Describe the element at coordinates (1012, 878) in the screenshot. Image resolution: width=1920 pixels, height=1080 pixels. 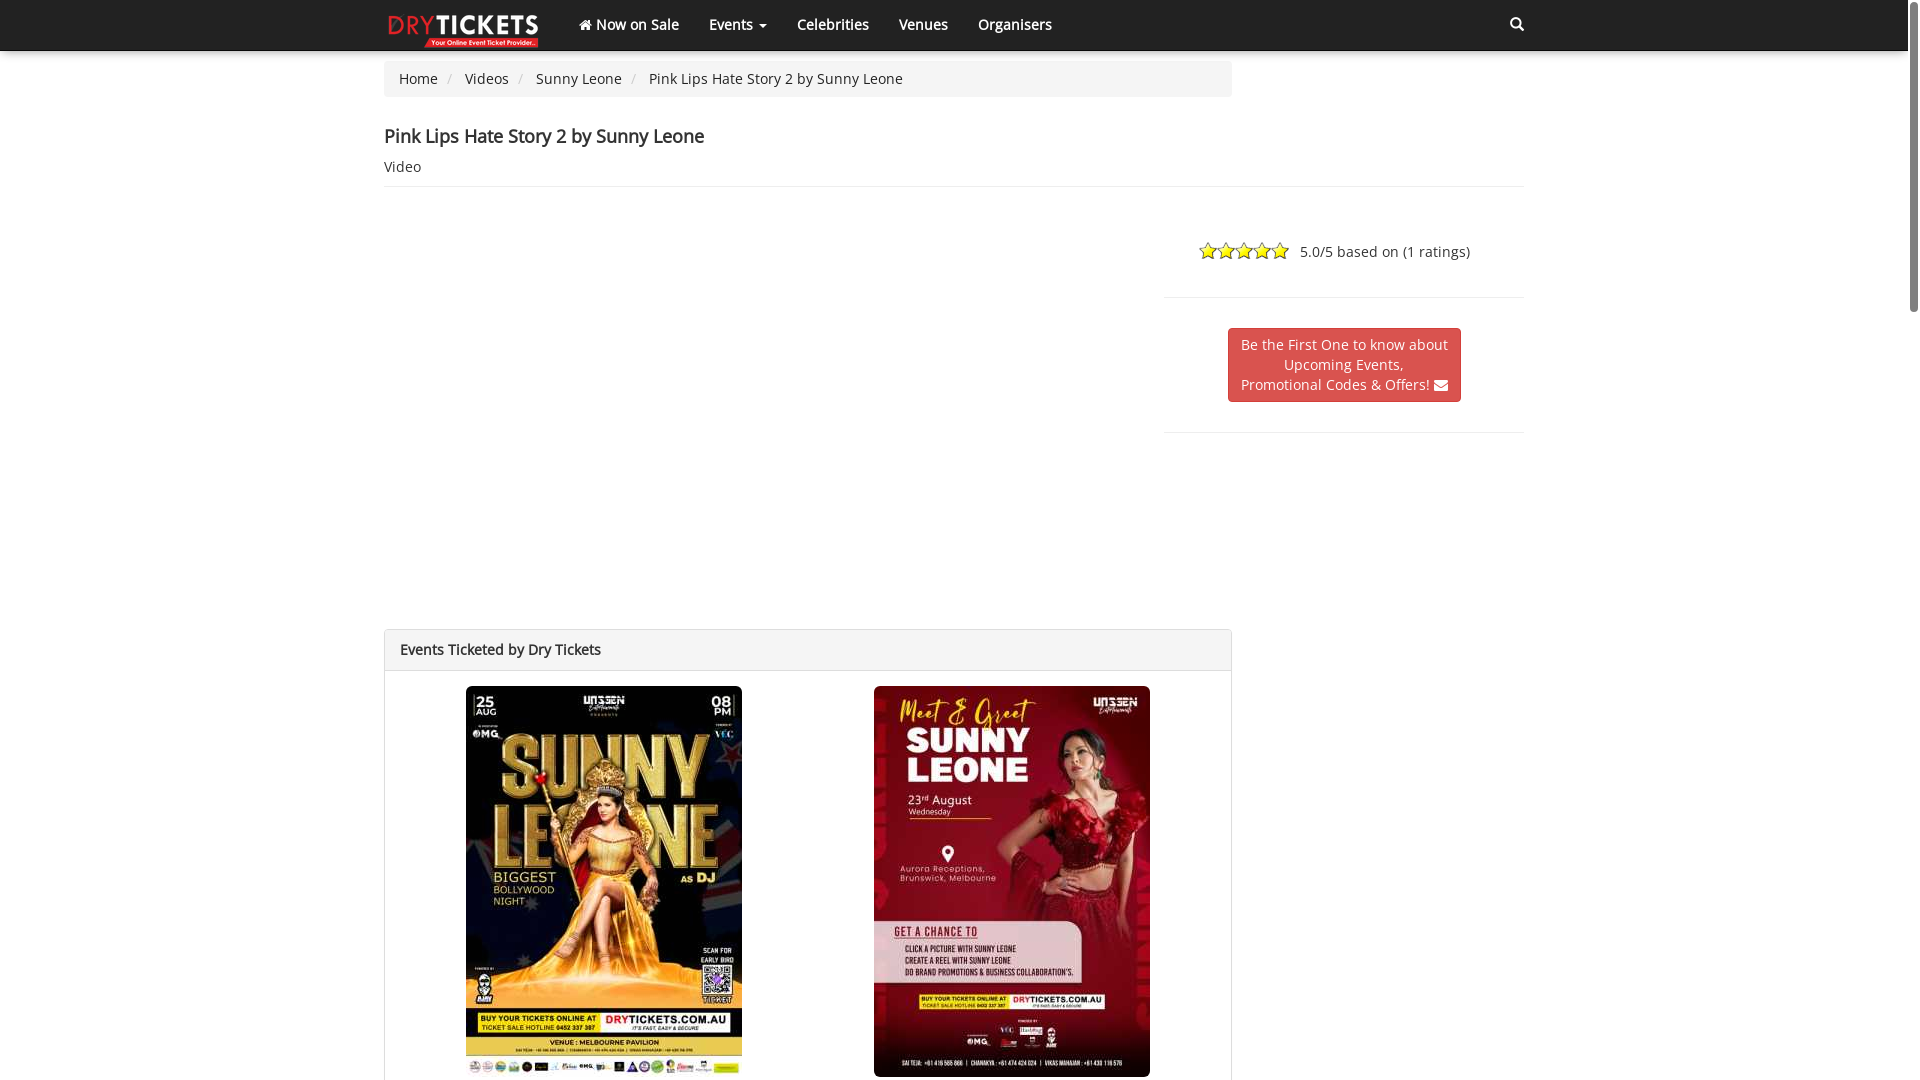
I see `'Meet & Greet - Sunny Leone Melbourne 2023'` at that location.